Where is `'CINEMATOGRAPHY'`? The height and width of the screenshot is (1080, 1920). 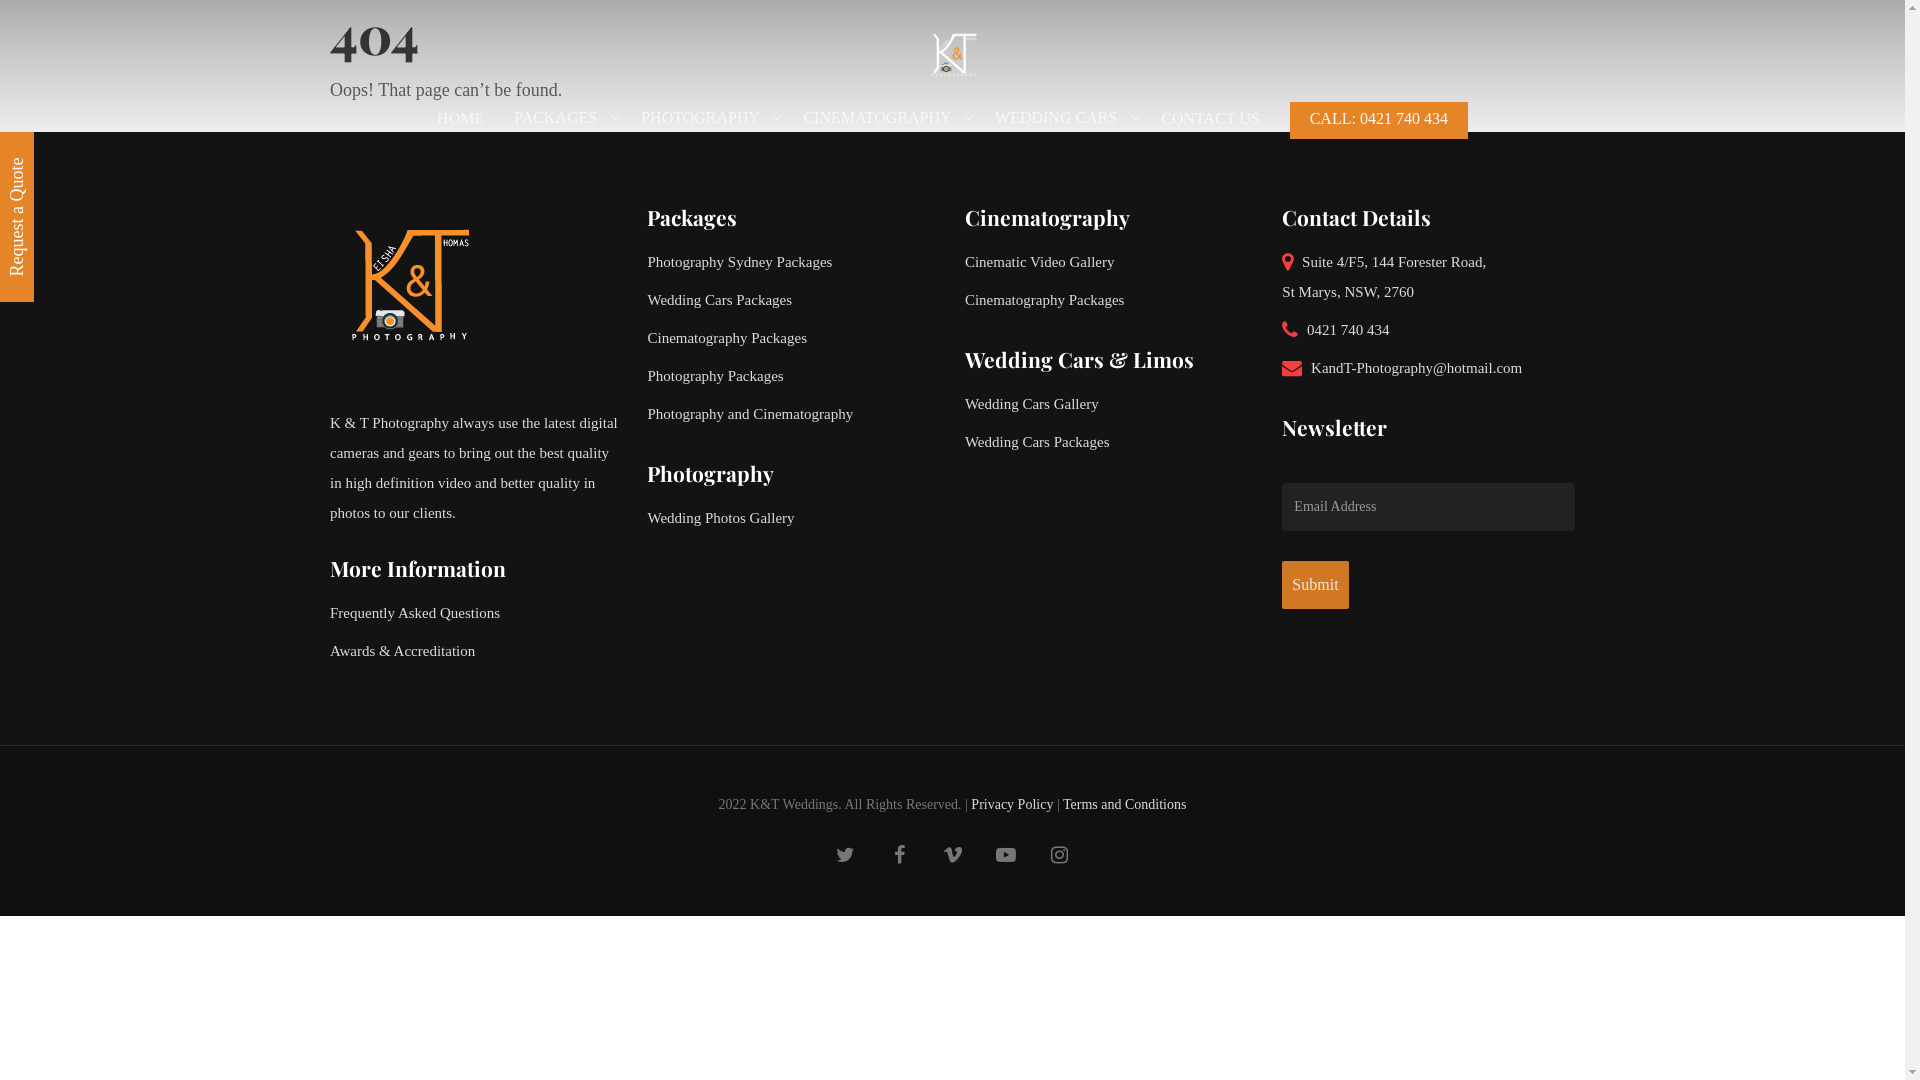 'CINEMATOGRAPHY' is located at coordinates (882, 128).